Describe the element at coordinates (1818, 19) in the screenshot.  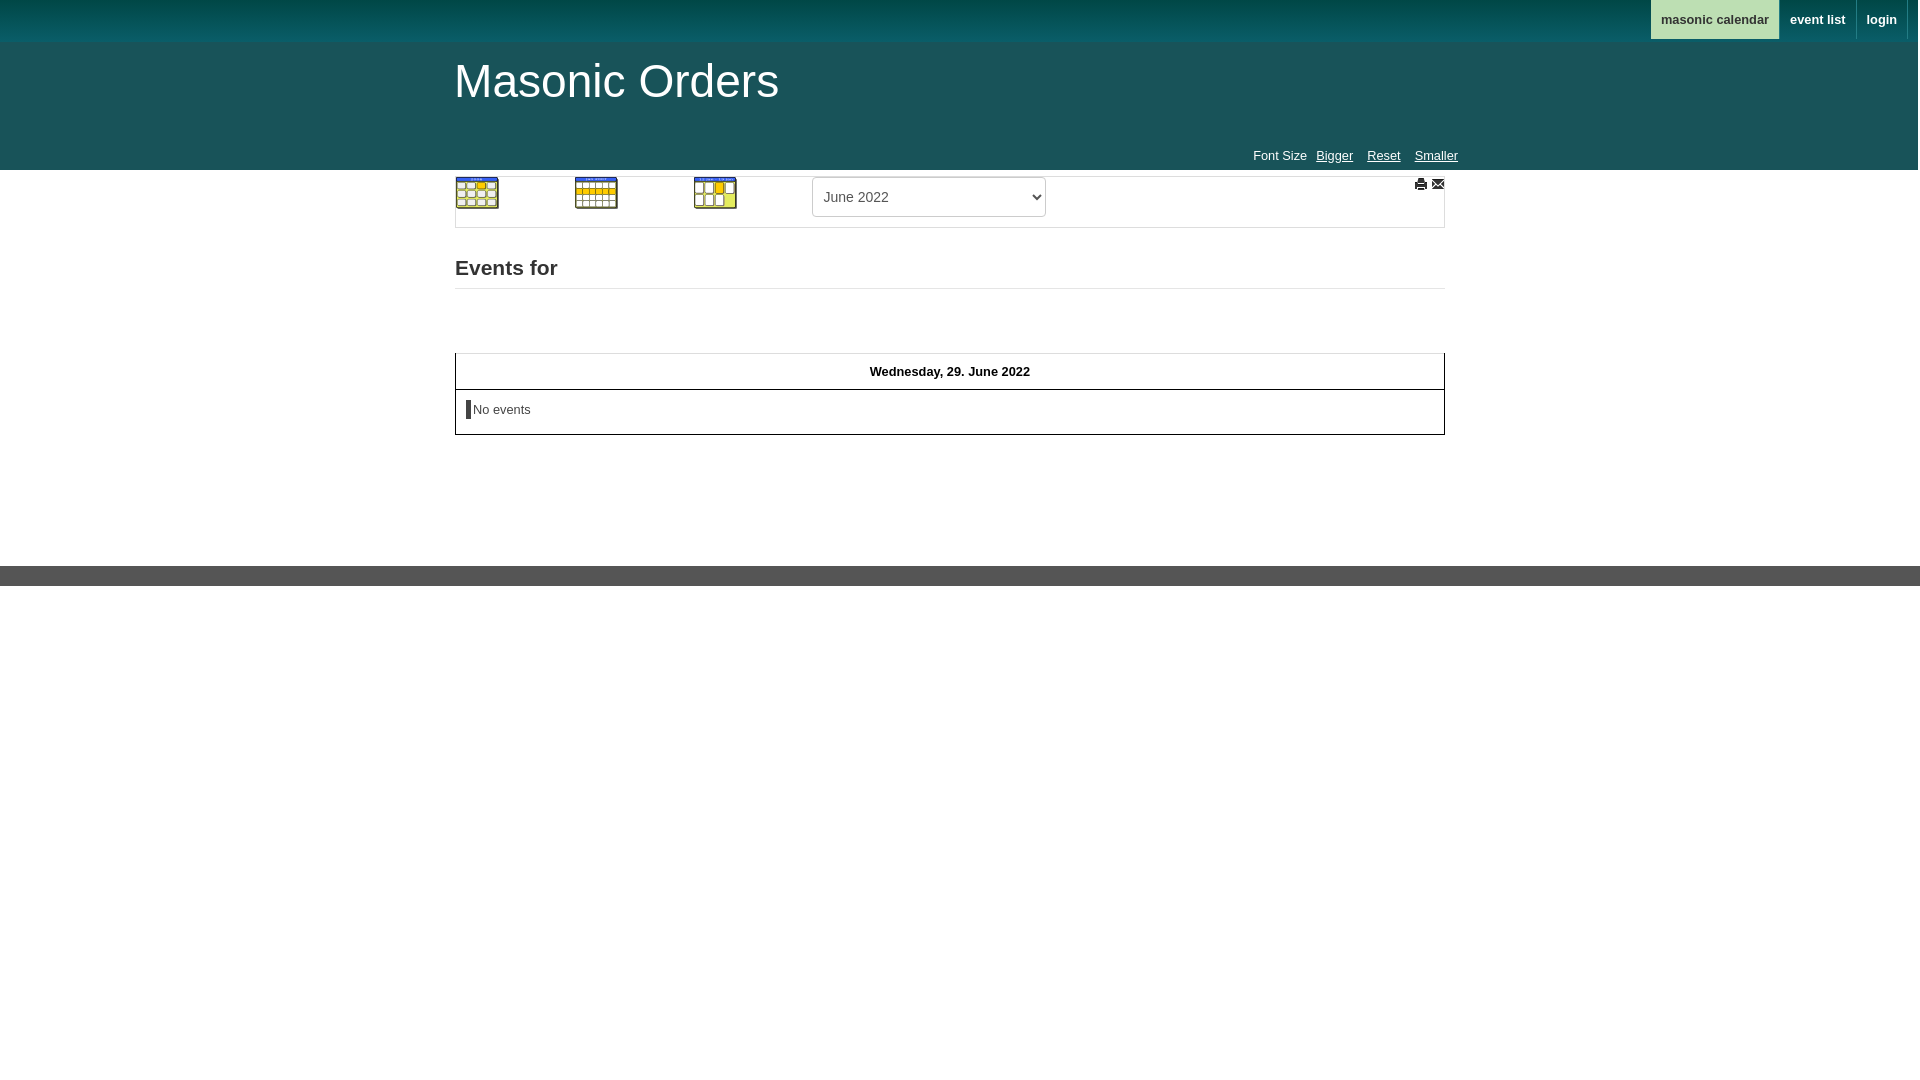
I see `'event list'` at that location.